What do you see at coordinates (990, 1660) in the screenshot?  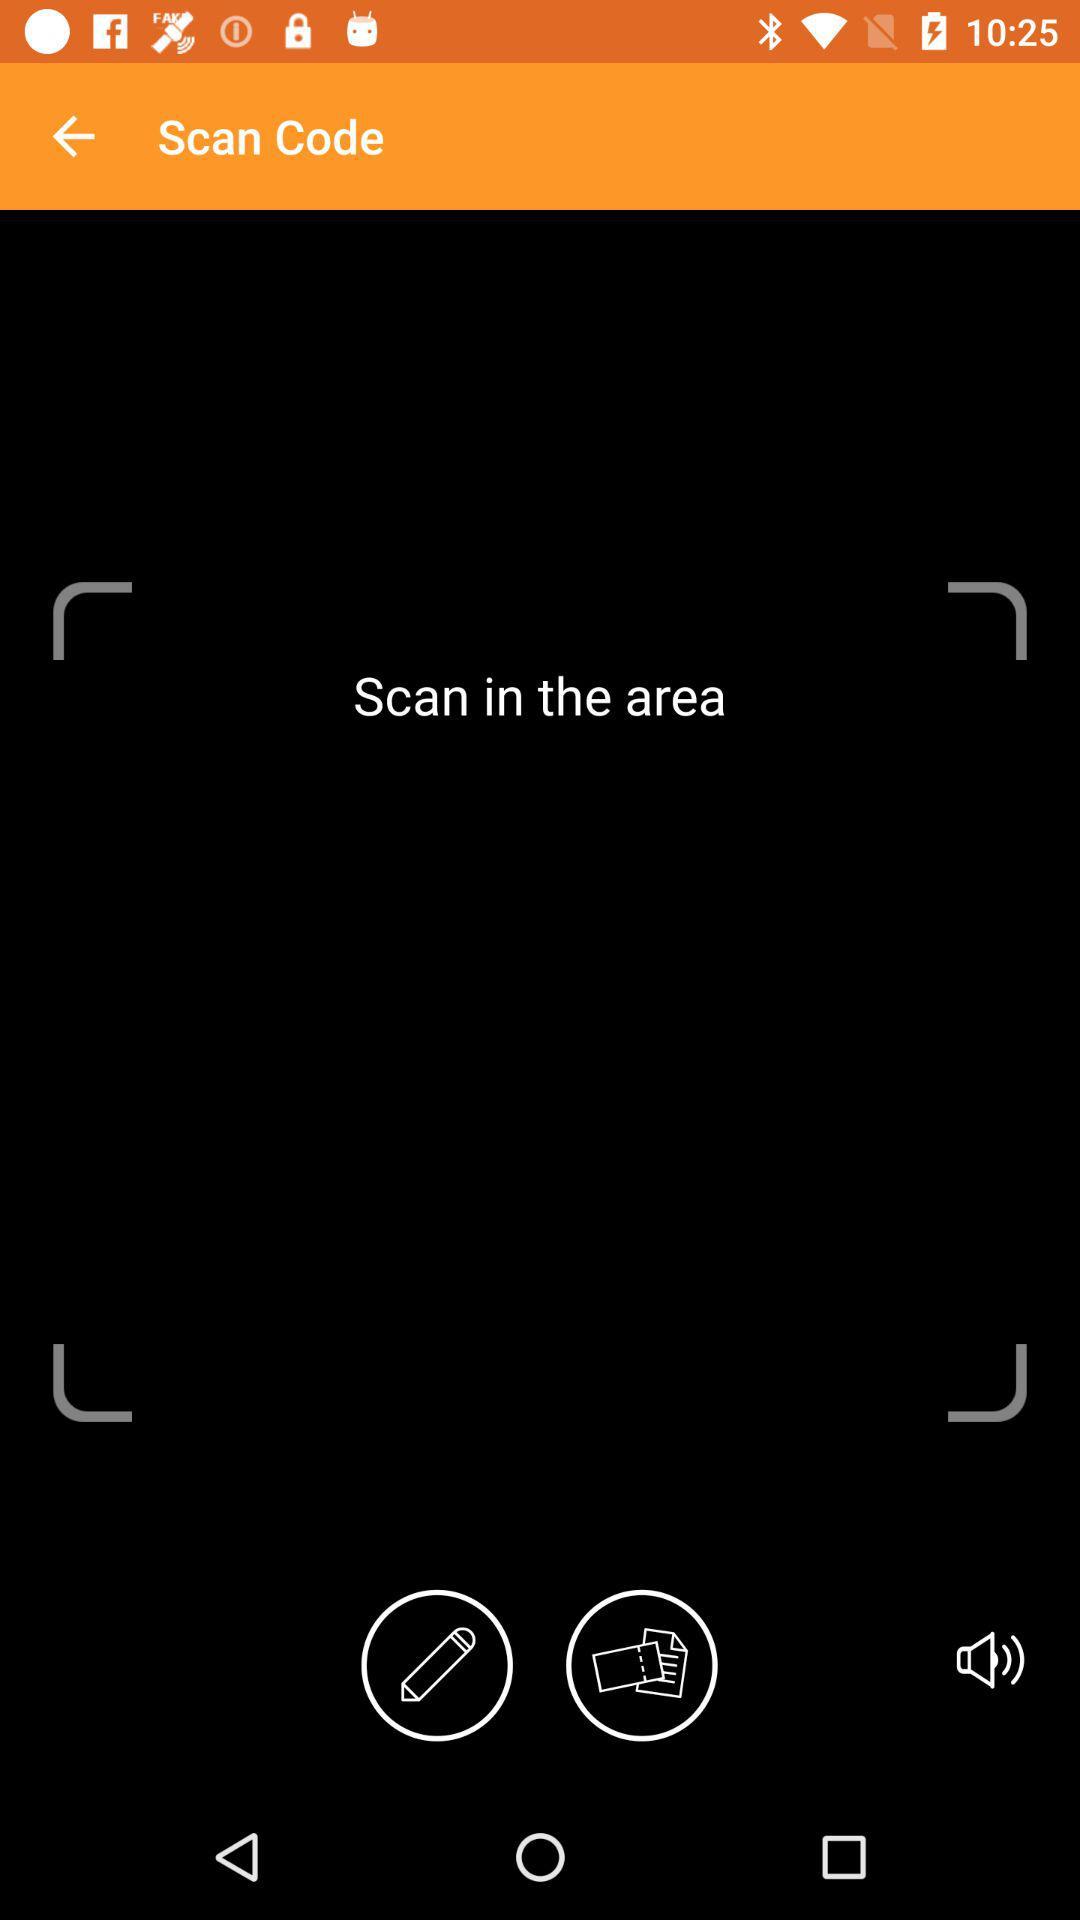 I see `item at the bottom right corner` at bounding box center [990, 1660].